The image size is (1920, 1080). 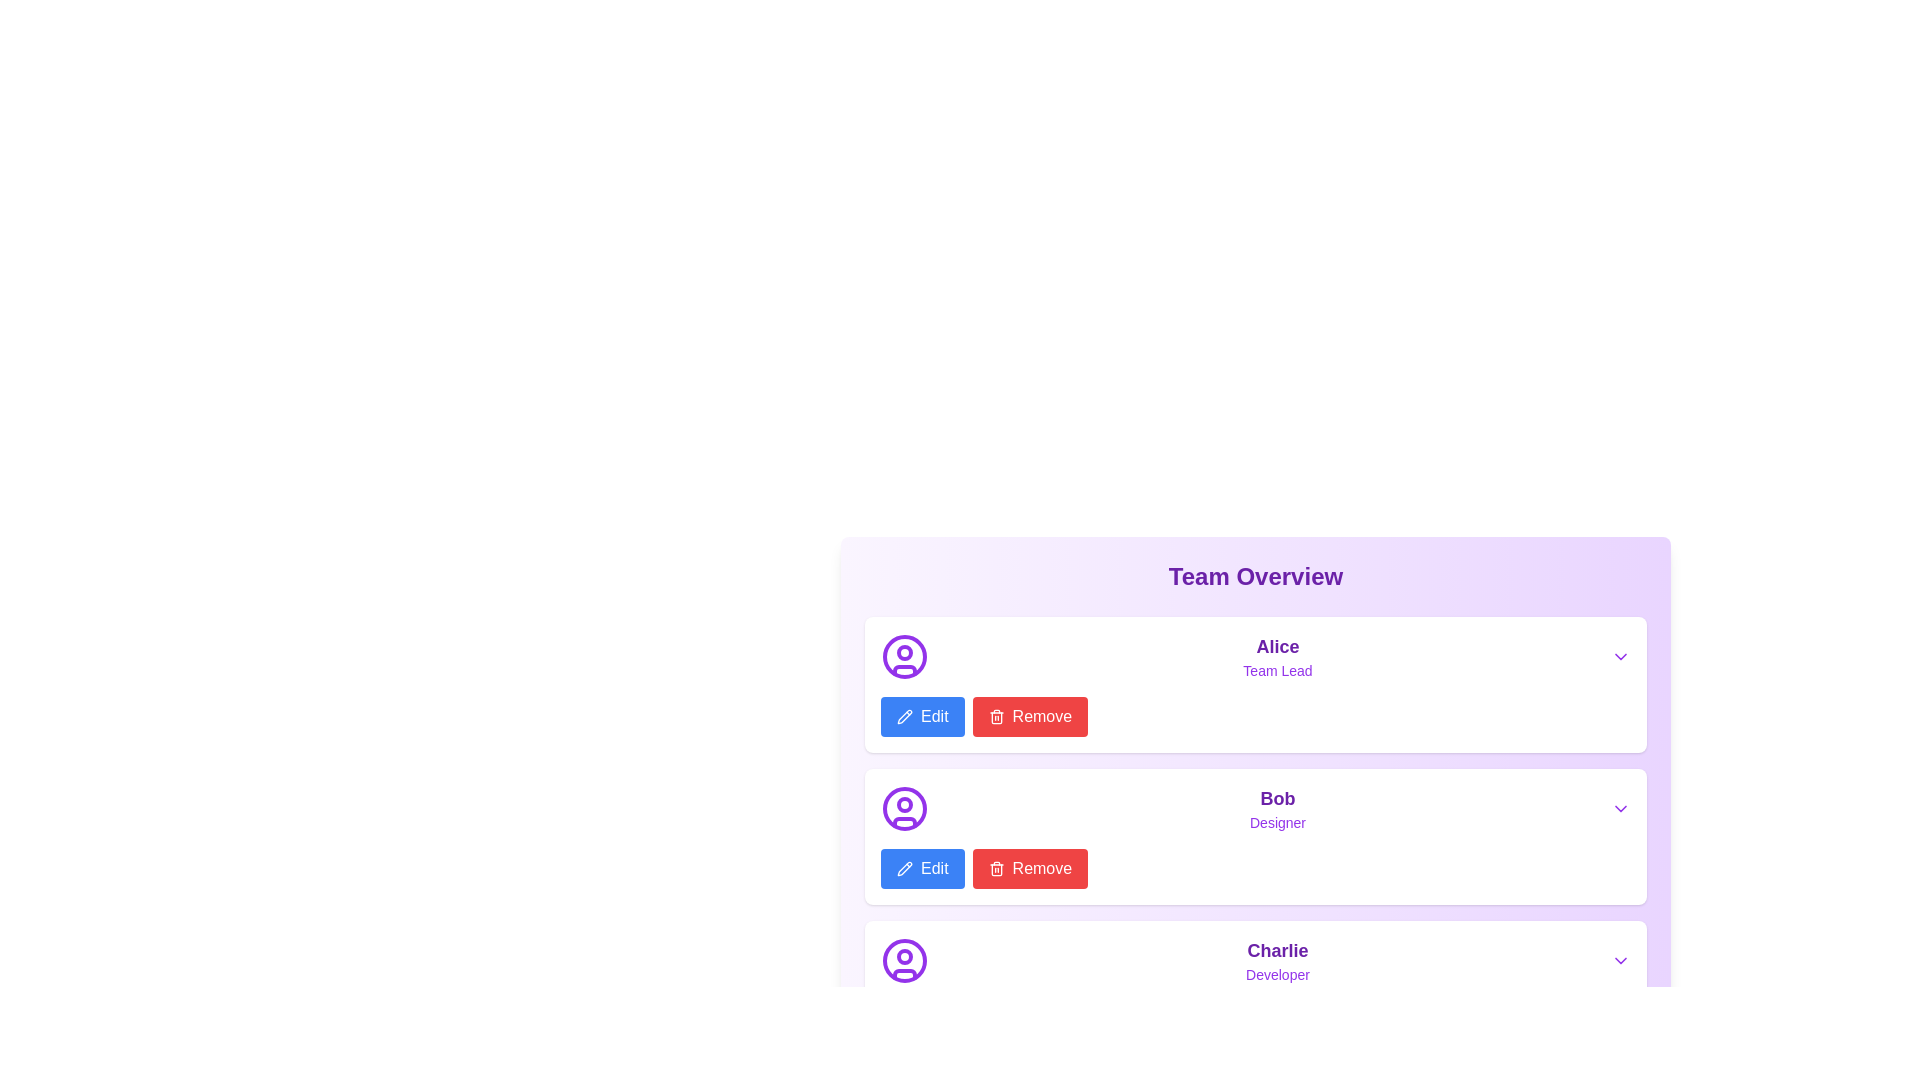 What do you see at coordinates (1255, 656) in the screenshot?
I see `the profile summary card entry for the team member located at the top of the list in the team overview interface` at bounding box center [1255, 656].